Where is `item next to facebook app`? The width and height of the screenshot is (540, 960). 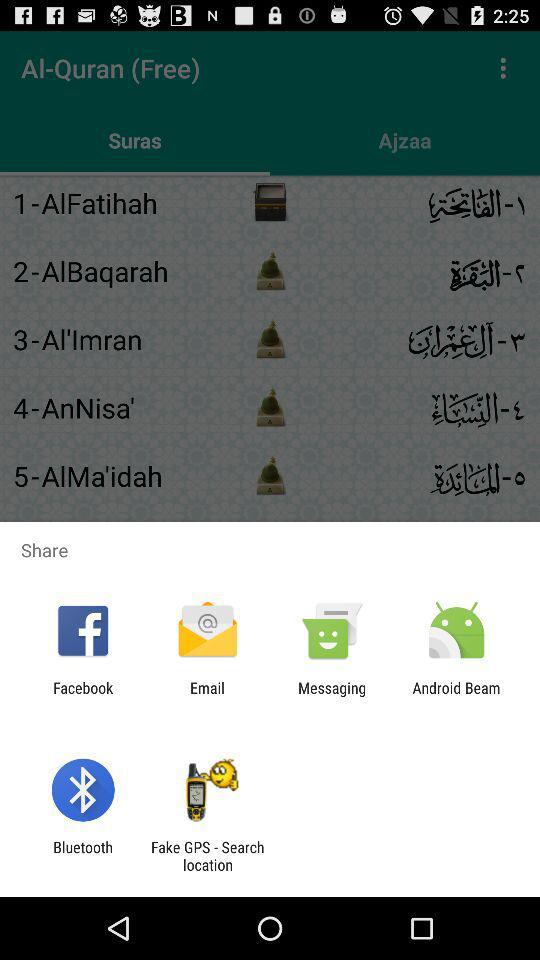 item next to facebook app is located at coordinates (206, 696).